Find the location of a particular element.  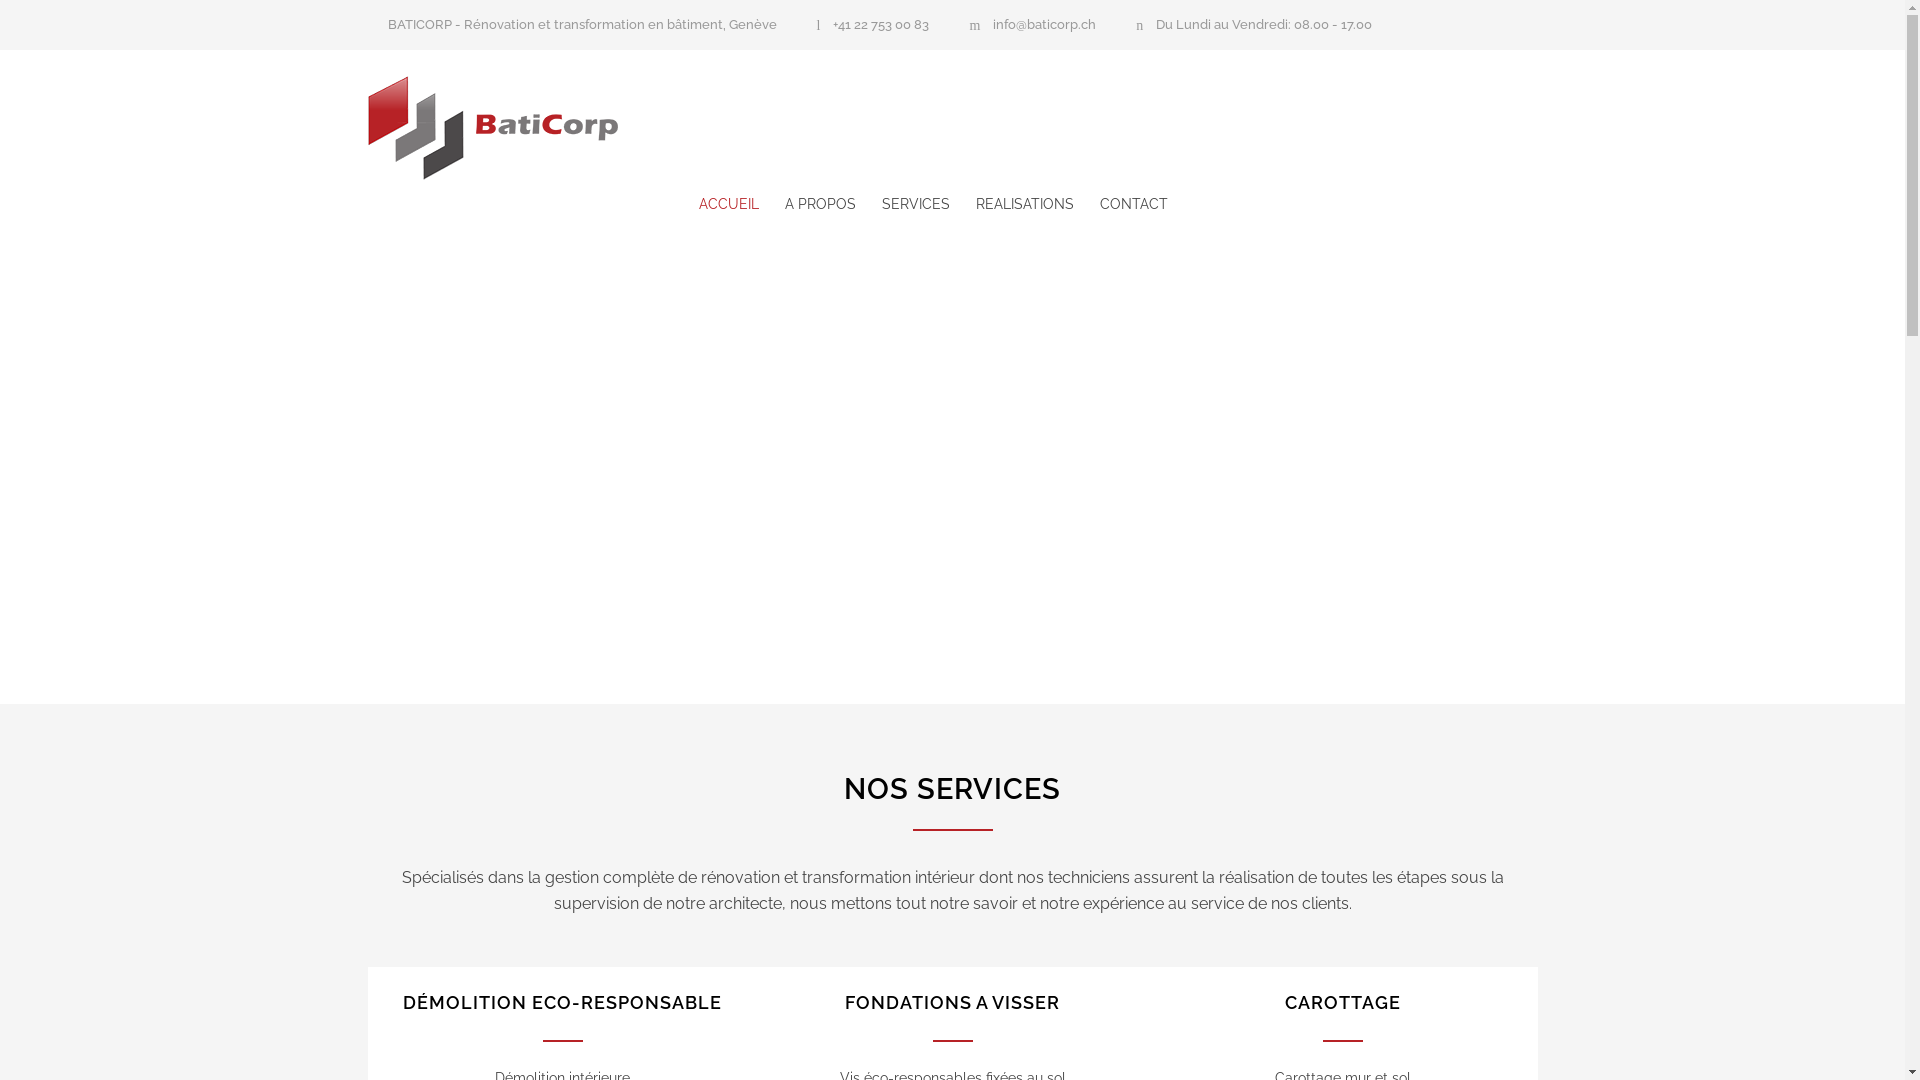

'CAROTTAGE' is located at coordinates (1342, 1002).